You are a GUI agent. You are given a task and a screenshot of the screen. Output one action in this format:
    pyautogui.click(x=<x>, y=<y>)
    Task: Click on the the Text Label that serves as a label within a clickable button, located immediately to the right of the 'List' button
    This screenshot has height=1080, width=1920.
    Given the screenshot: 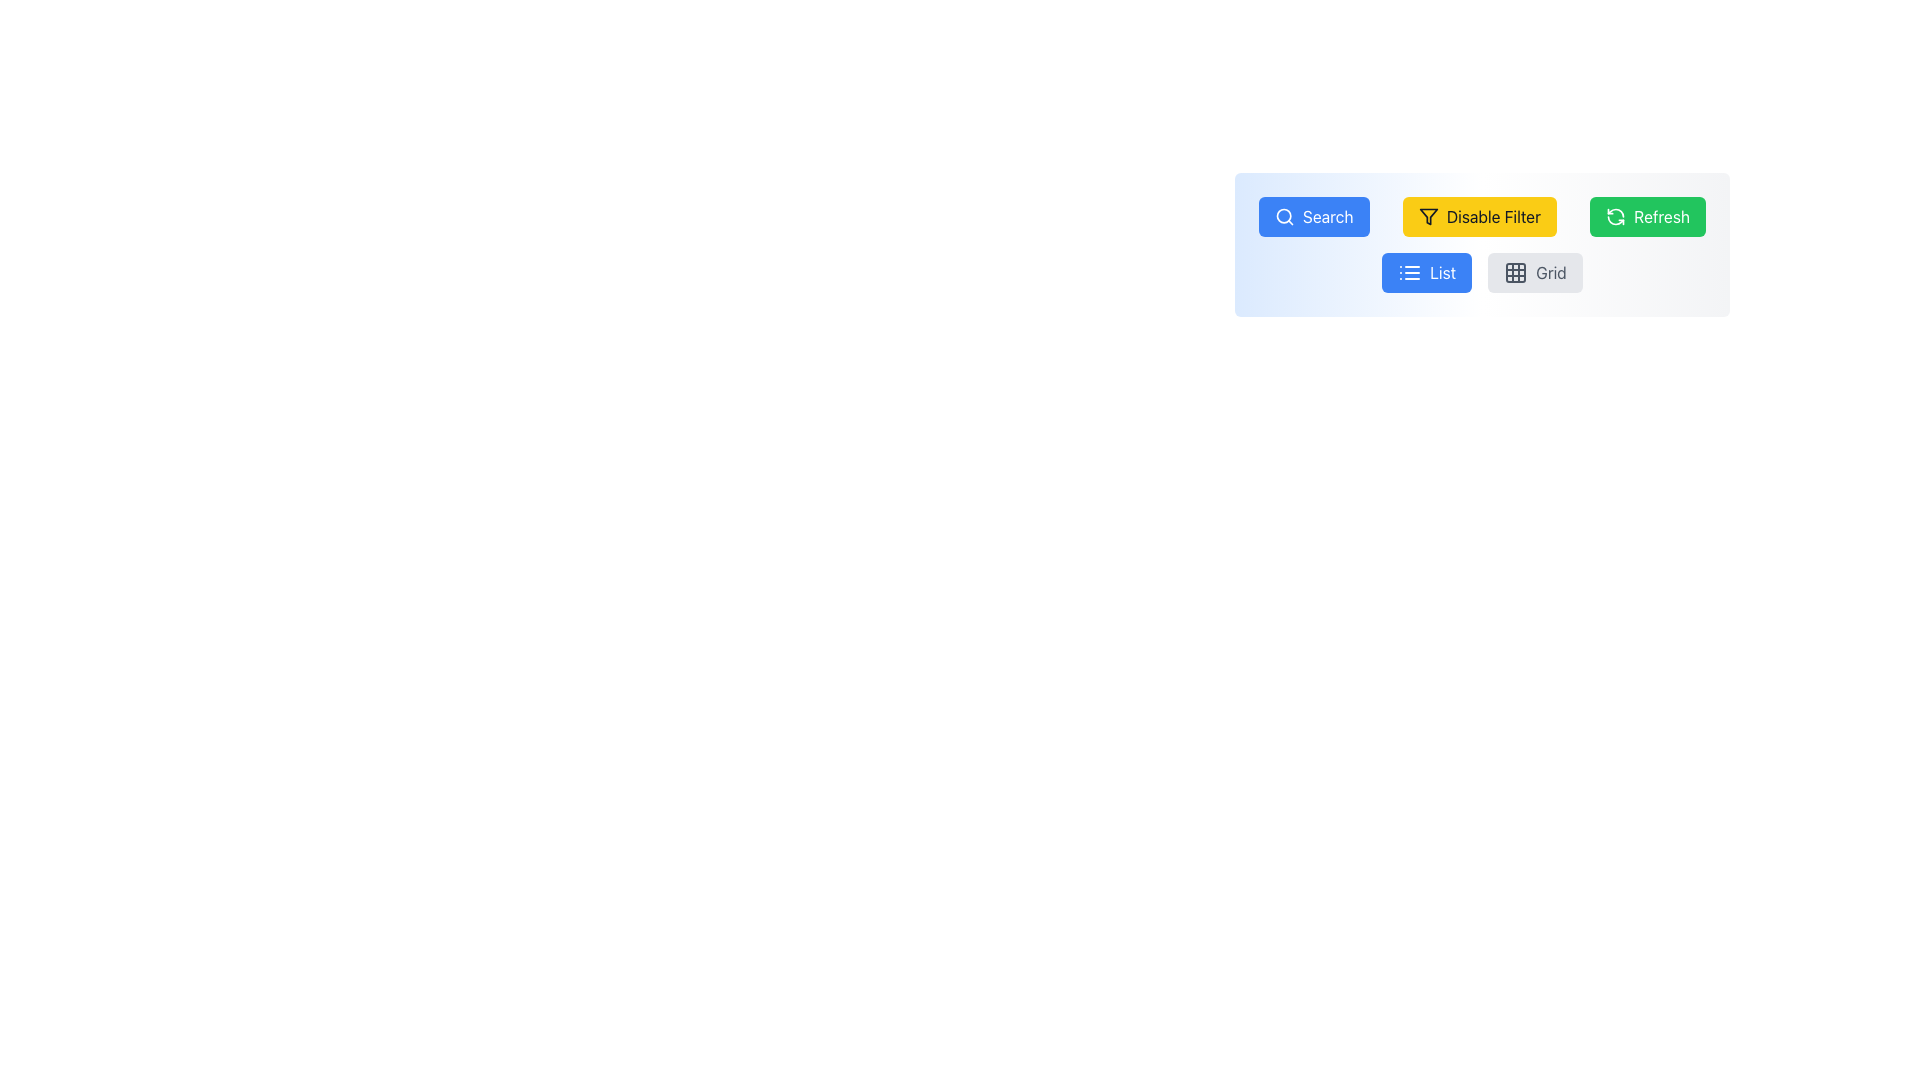 What is the action you would take?
    pyautogui.click(x=1550, y=273)
    